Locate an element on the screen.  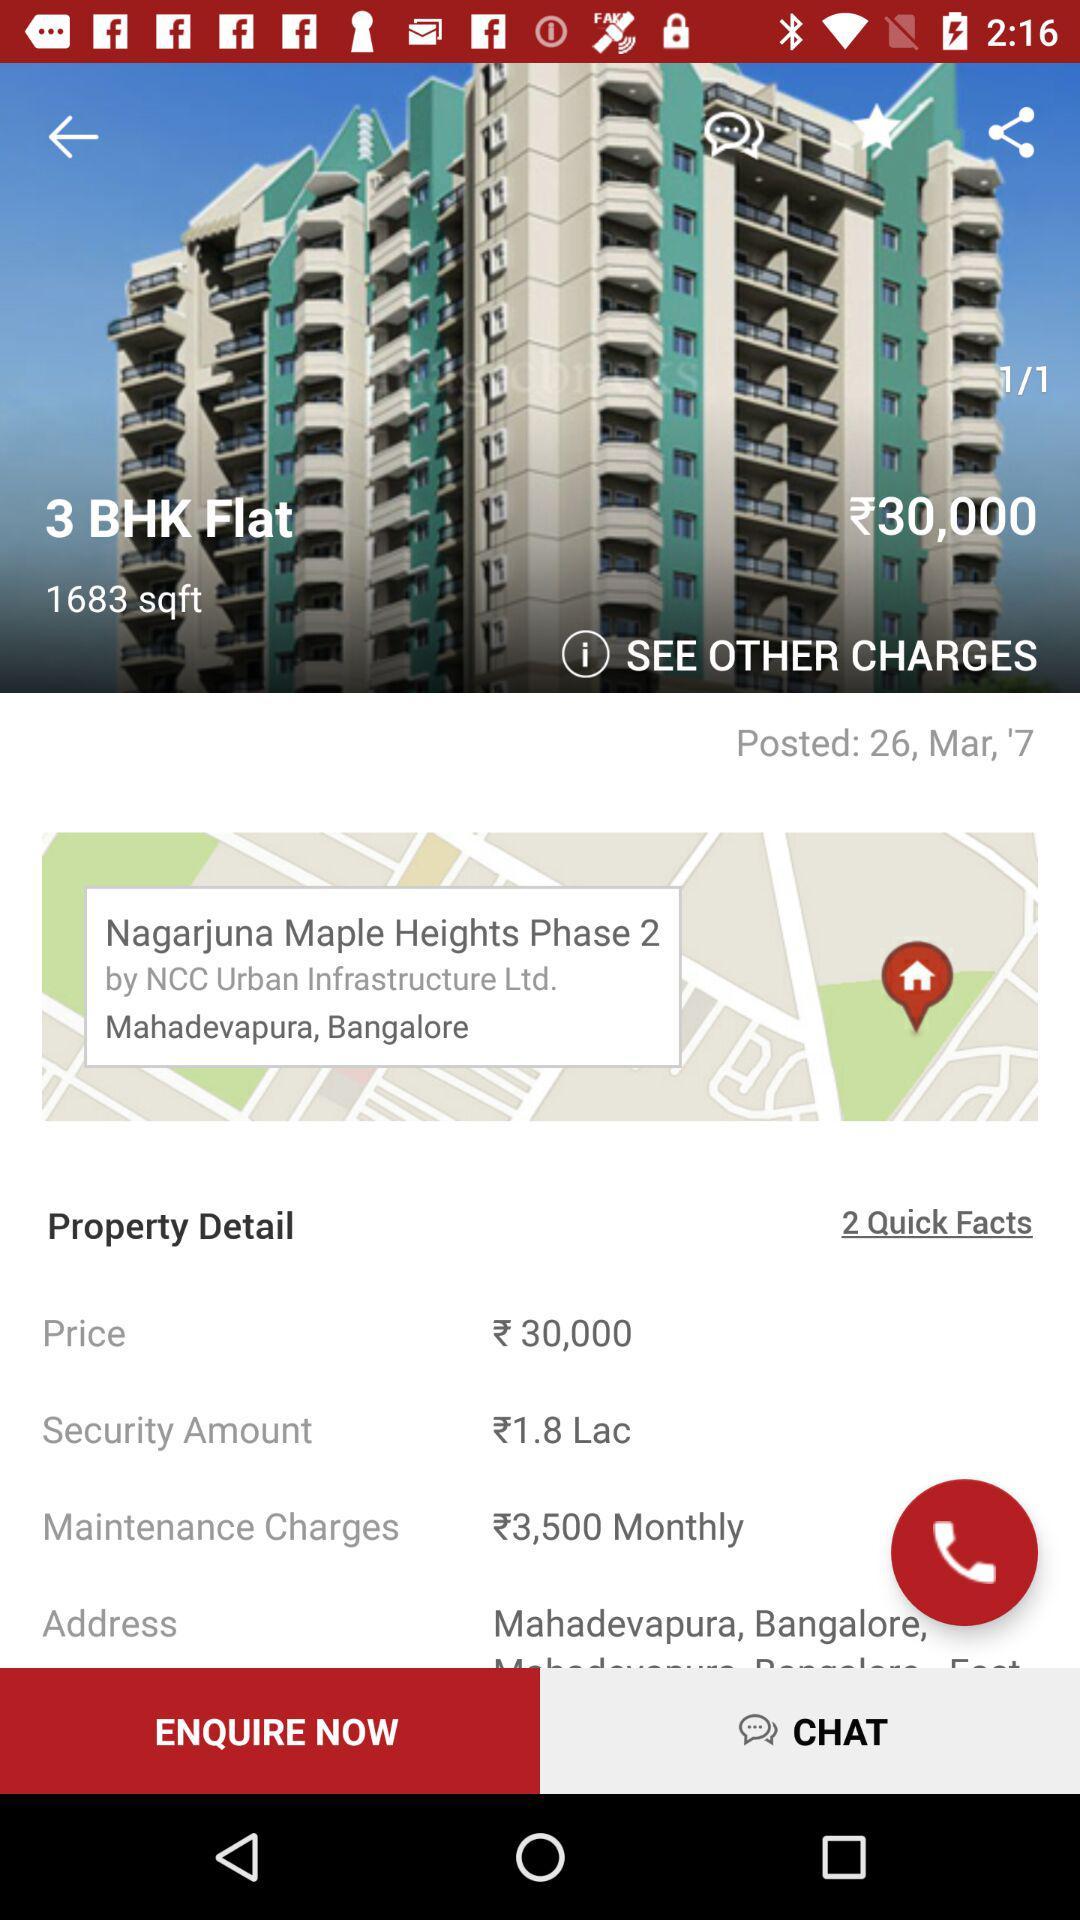
advertisement is located at coordinates (79, 135).